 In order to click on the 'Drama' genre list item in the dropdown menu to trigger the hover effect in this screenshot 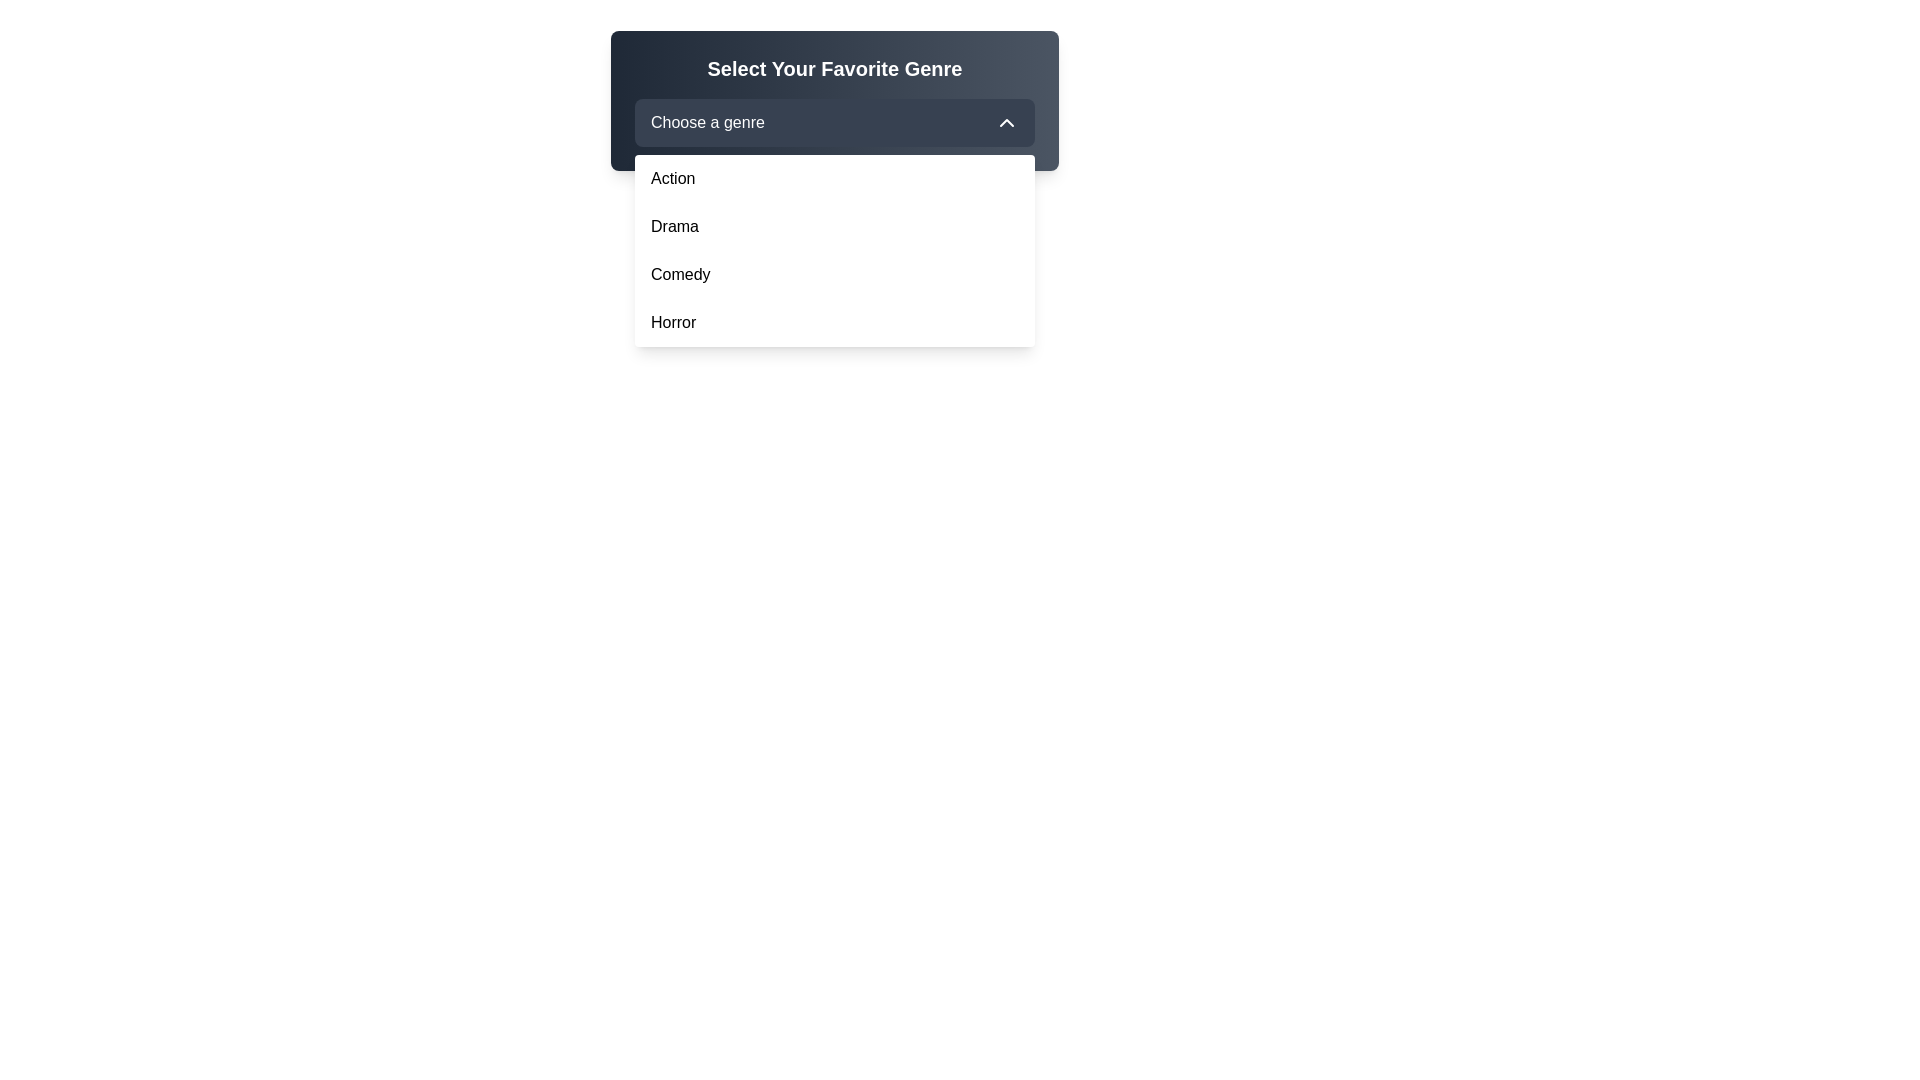, I will do `click(835, 226)`.